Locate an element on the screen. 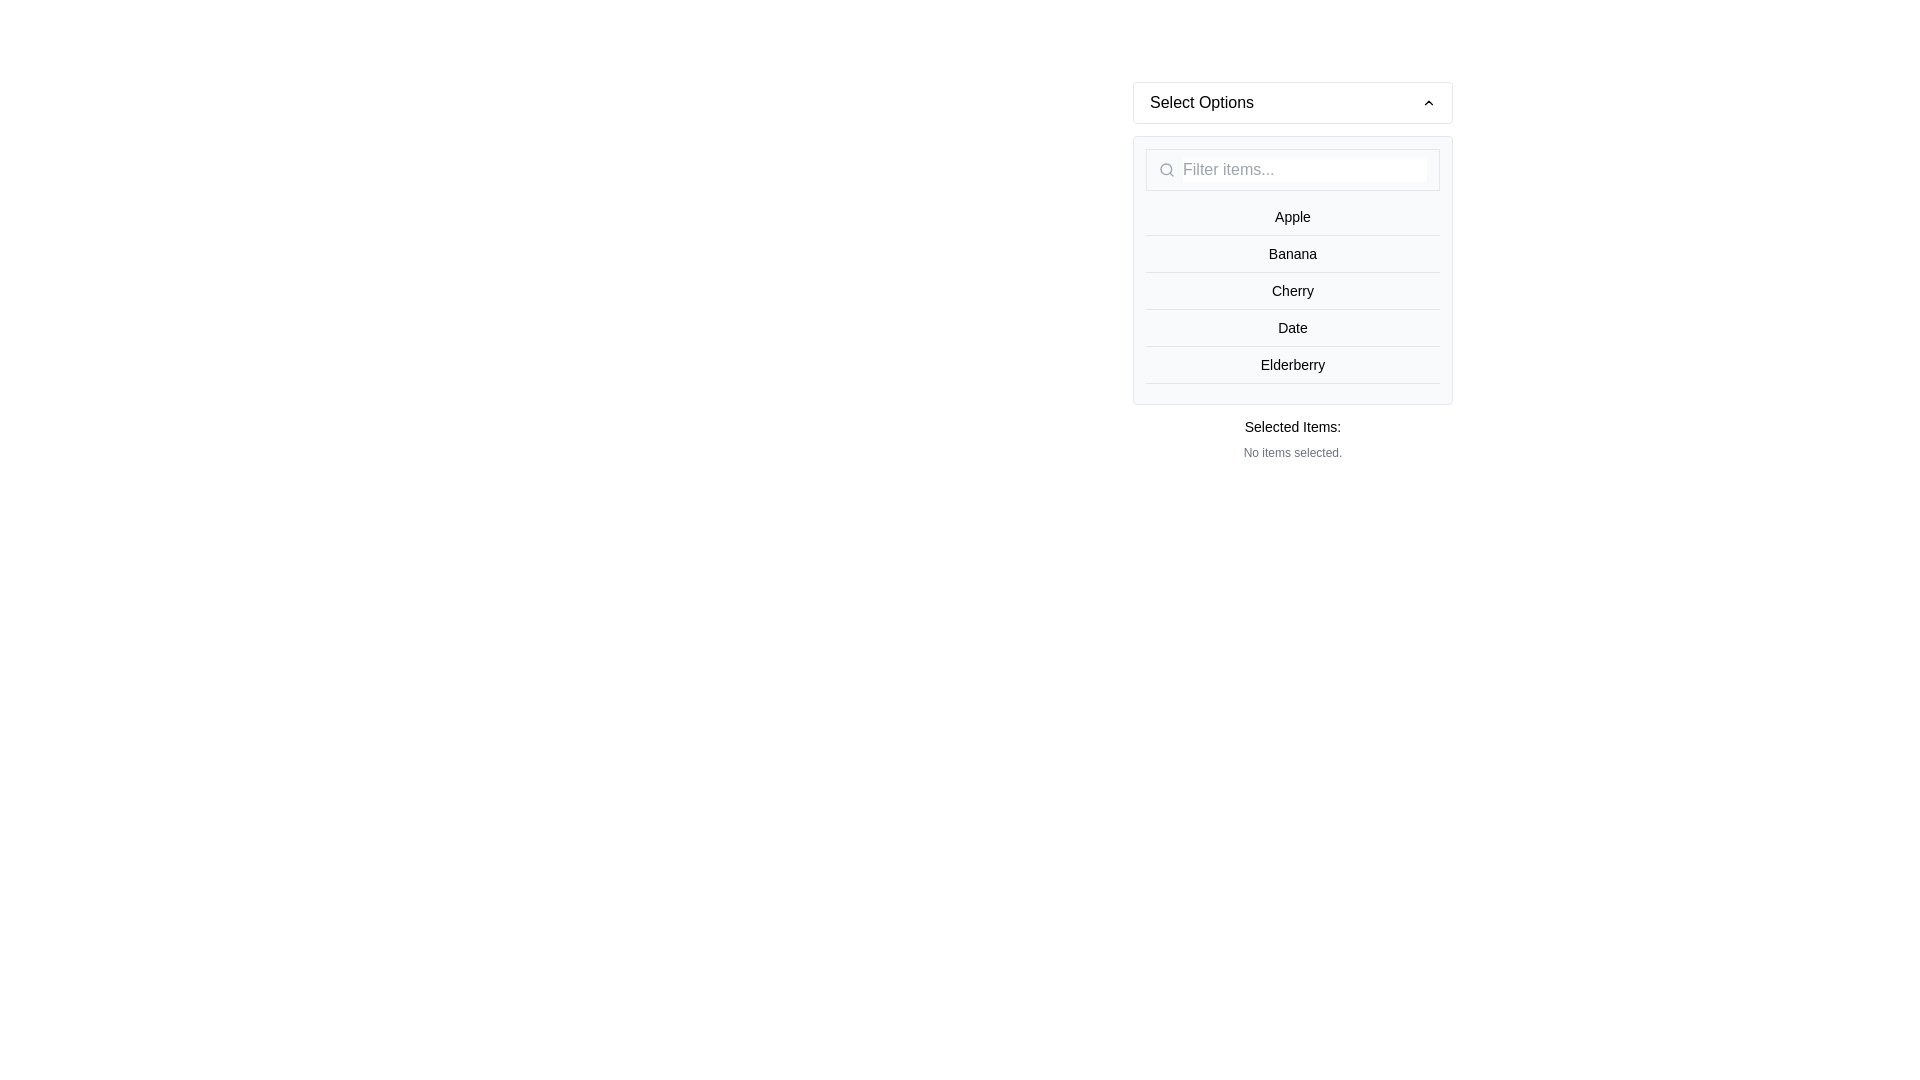 The height and width of the screenshot is (1080, 1920). the informational Text label indicating that no items have been selected, which is positioned below the 'Selected Items:' label is located at coordinates (1292, 452).